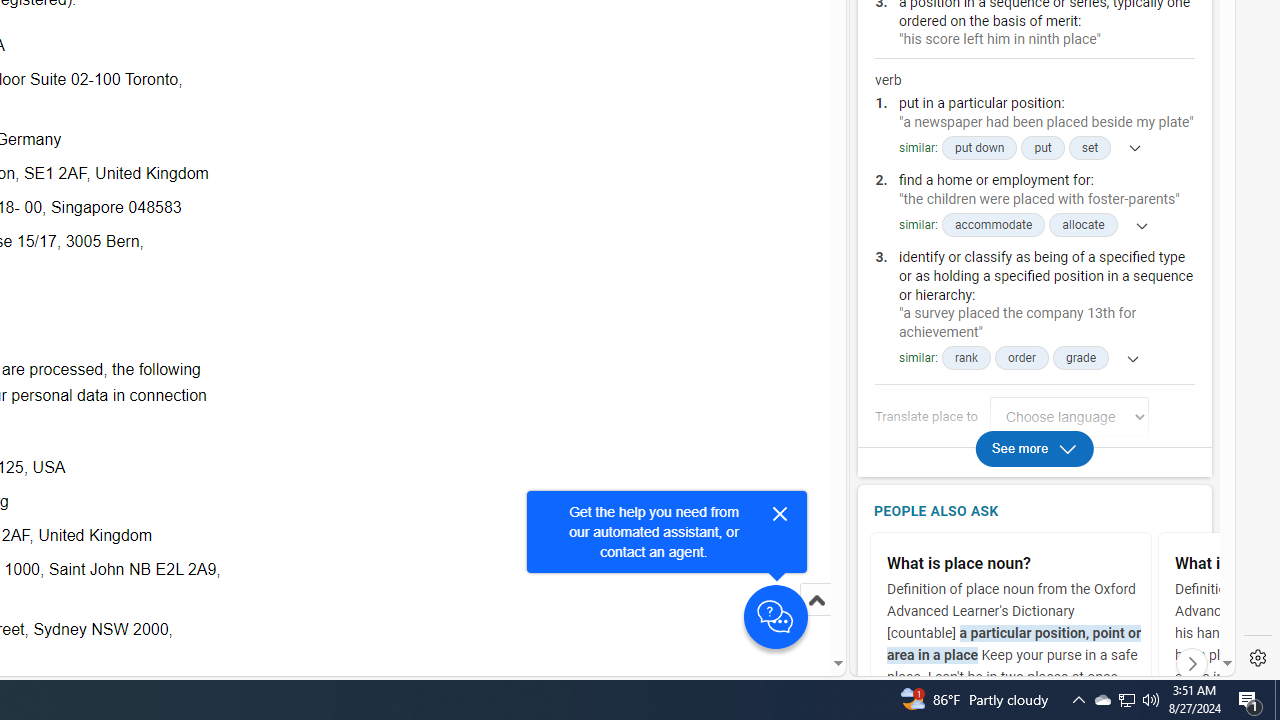 Image resolution: width=1280 pixels, height=720 pixels. Describe the element at coordinates (816, 598) in the screenshot. I see `'Scroll to top'` at that location.